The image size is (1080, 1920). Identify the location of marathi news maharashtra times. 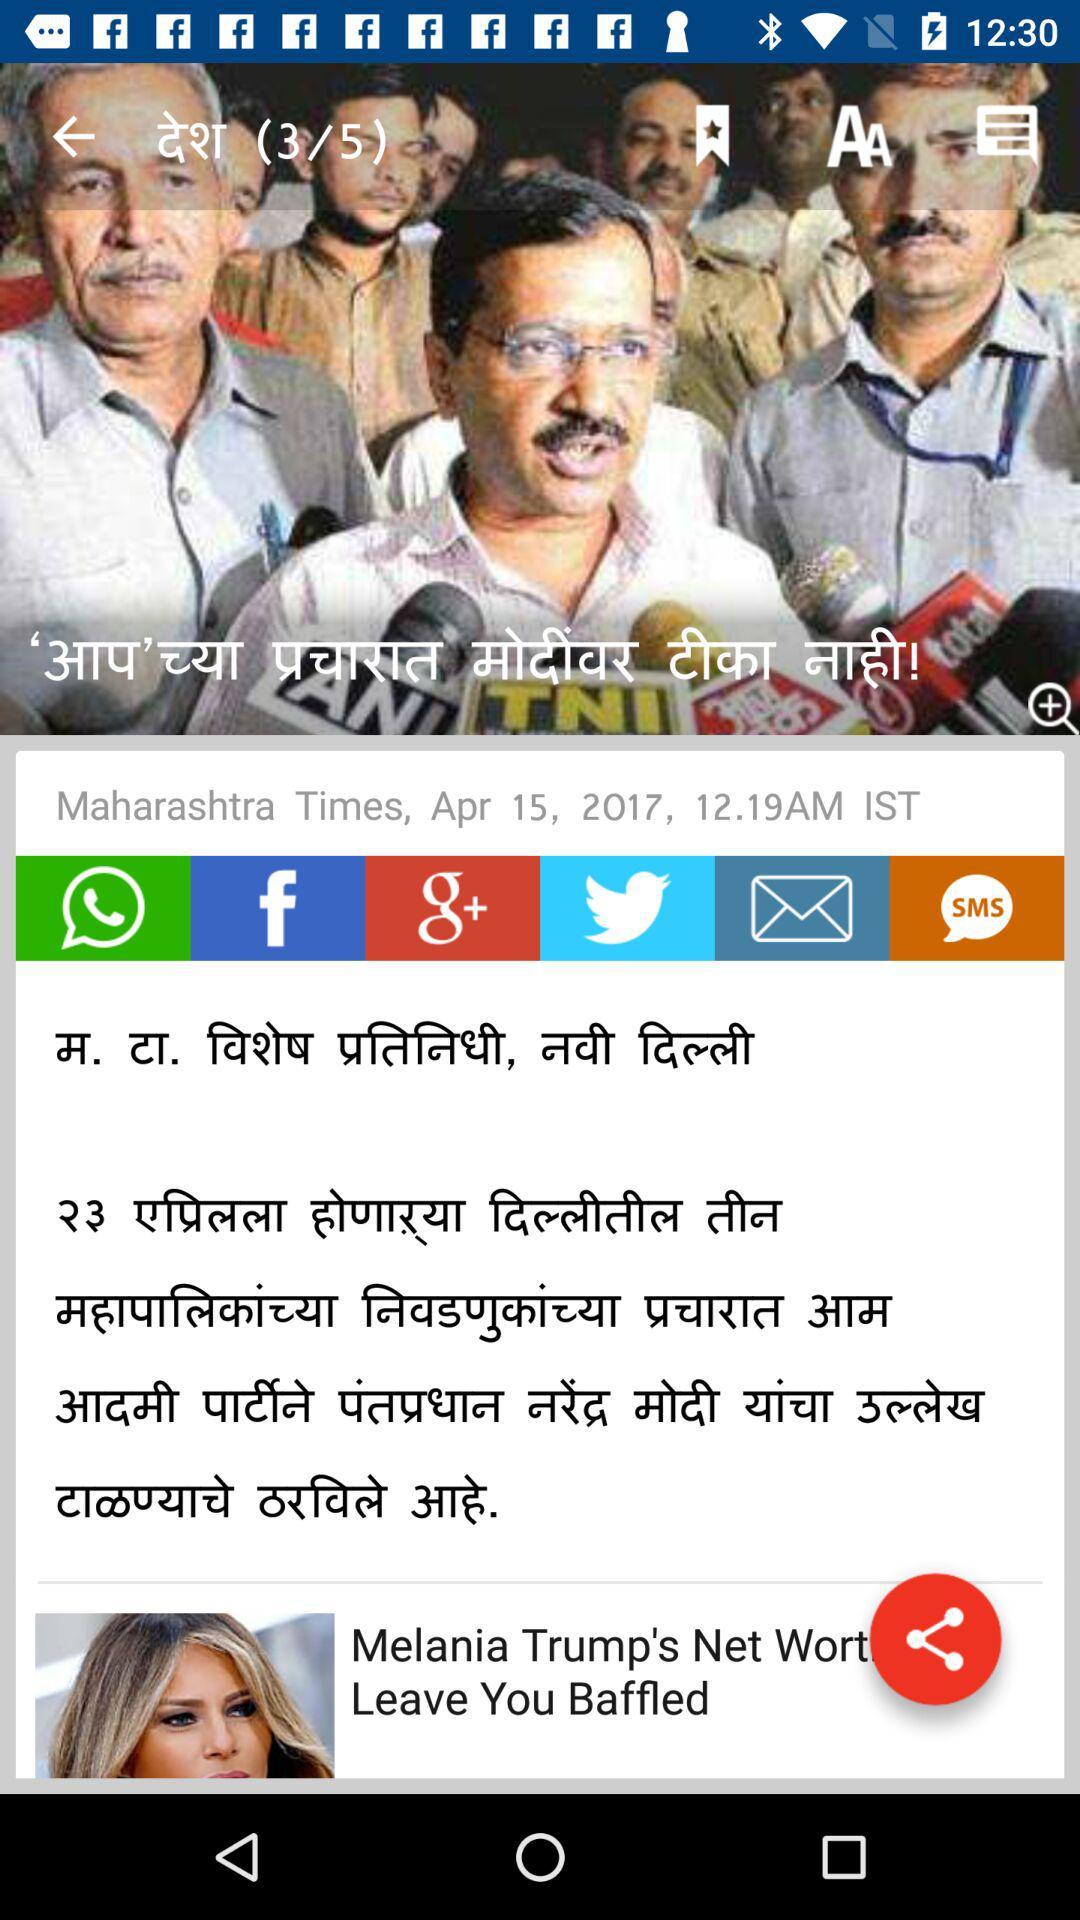
(277, 907).